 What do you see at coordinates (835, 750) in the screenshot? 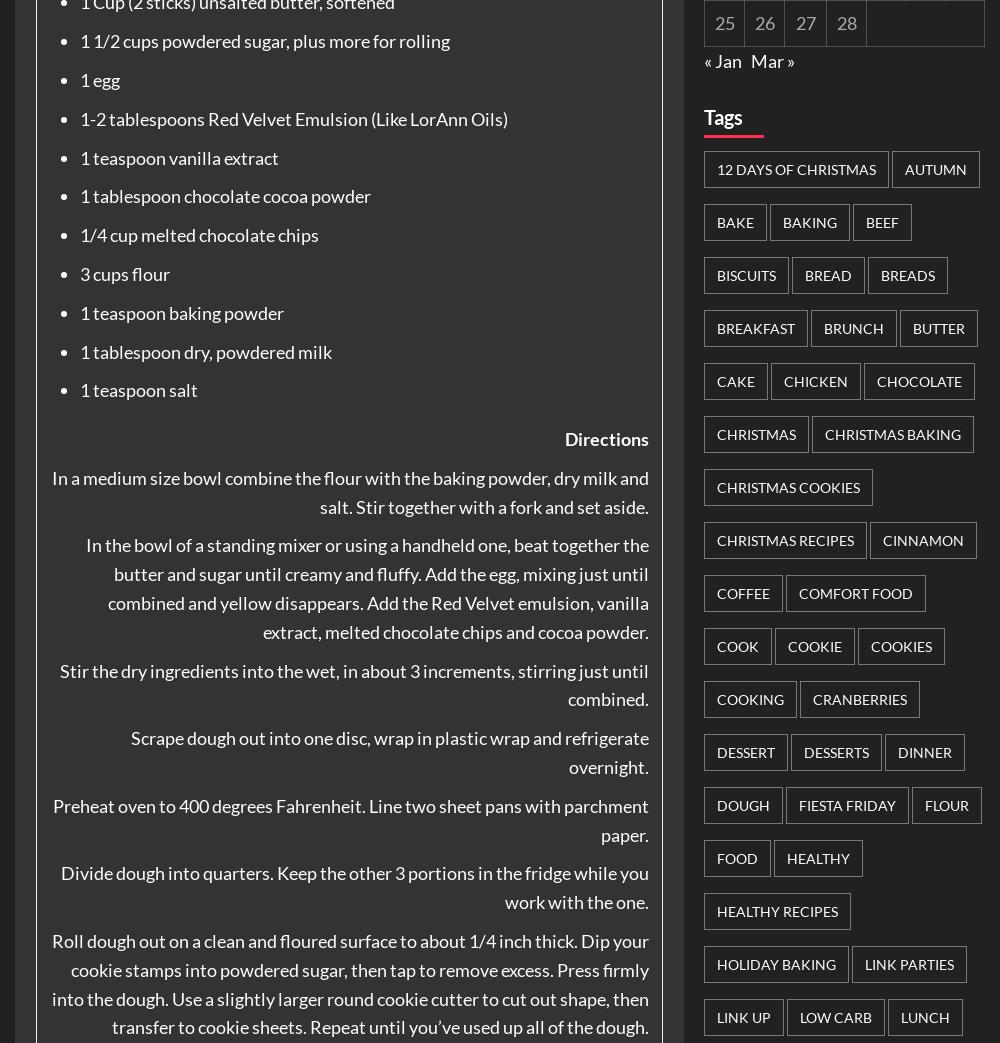
I see `'Desserts'` at bounding box center [835, 750].